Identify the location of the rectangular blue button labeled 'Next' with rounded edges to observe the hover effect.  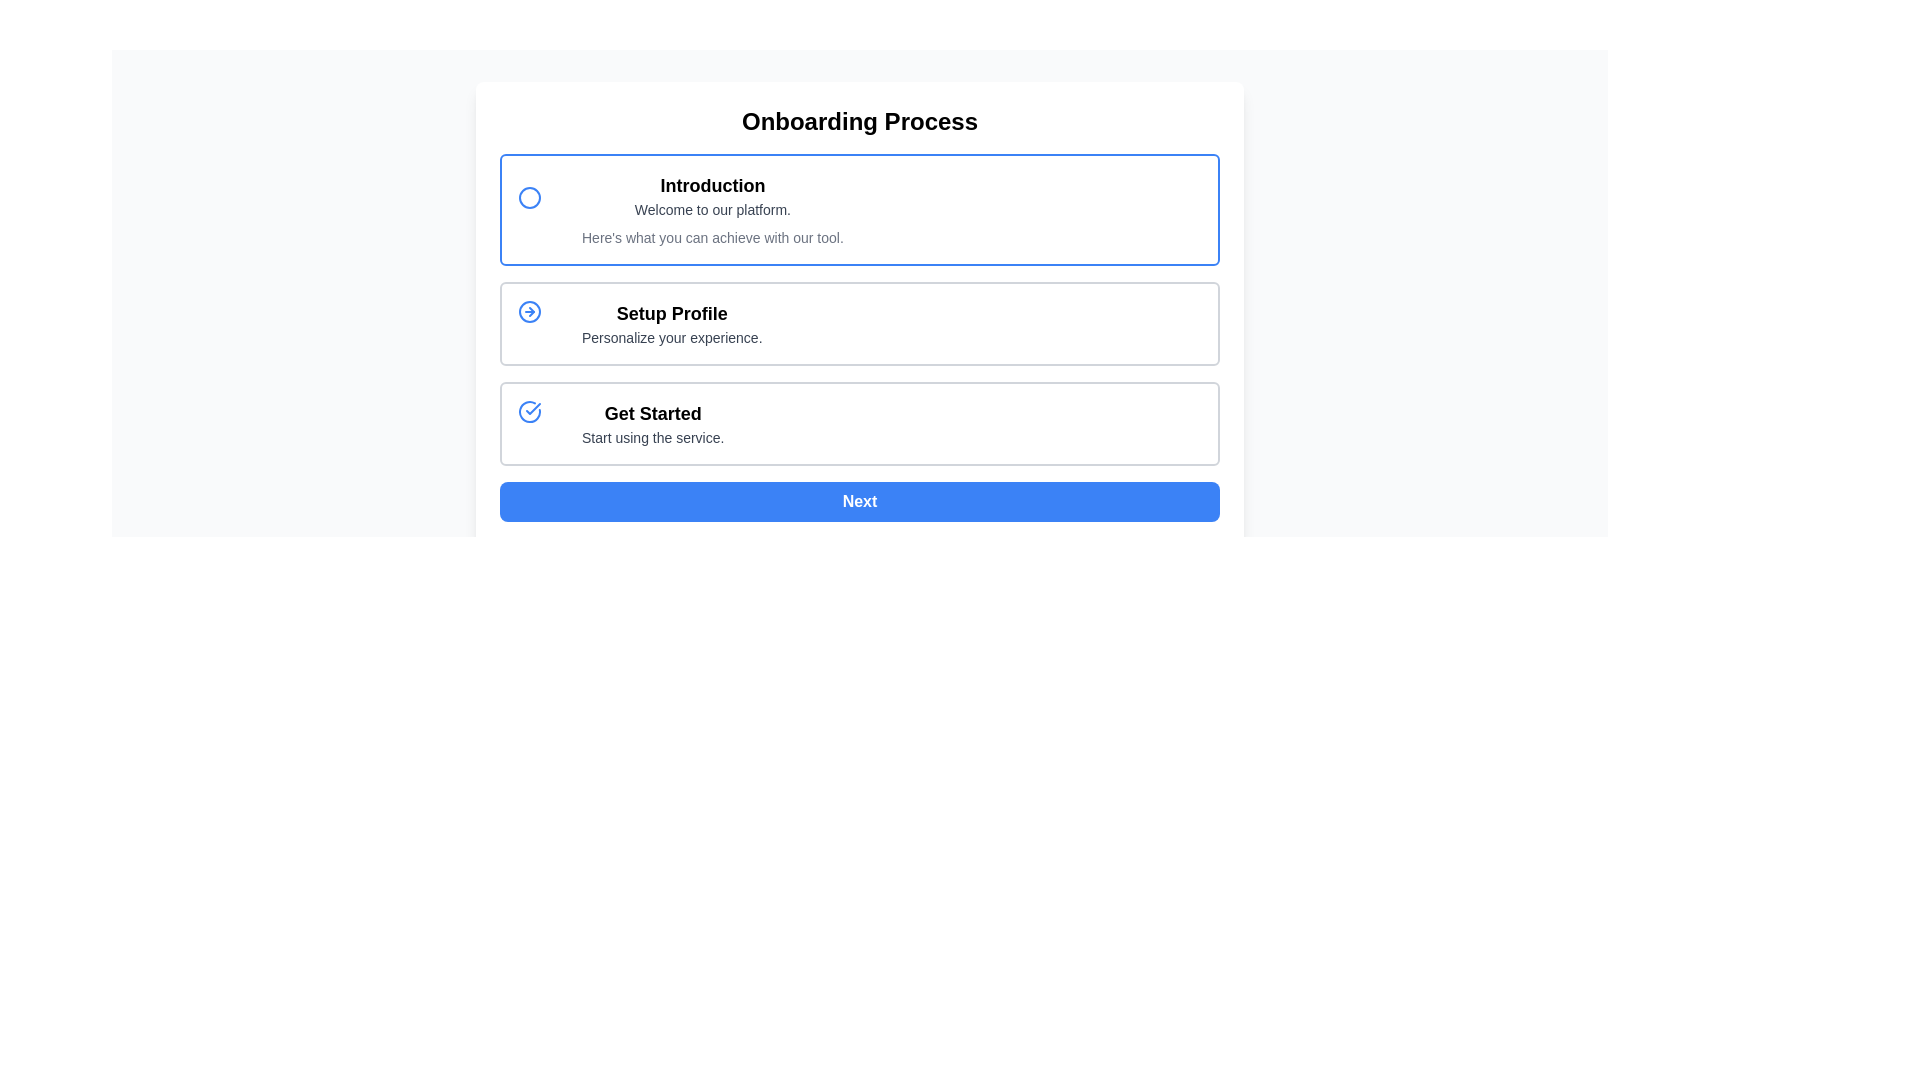
(859, 500).